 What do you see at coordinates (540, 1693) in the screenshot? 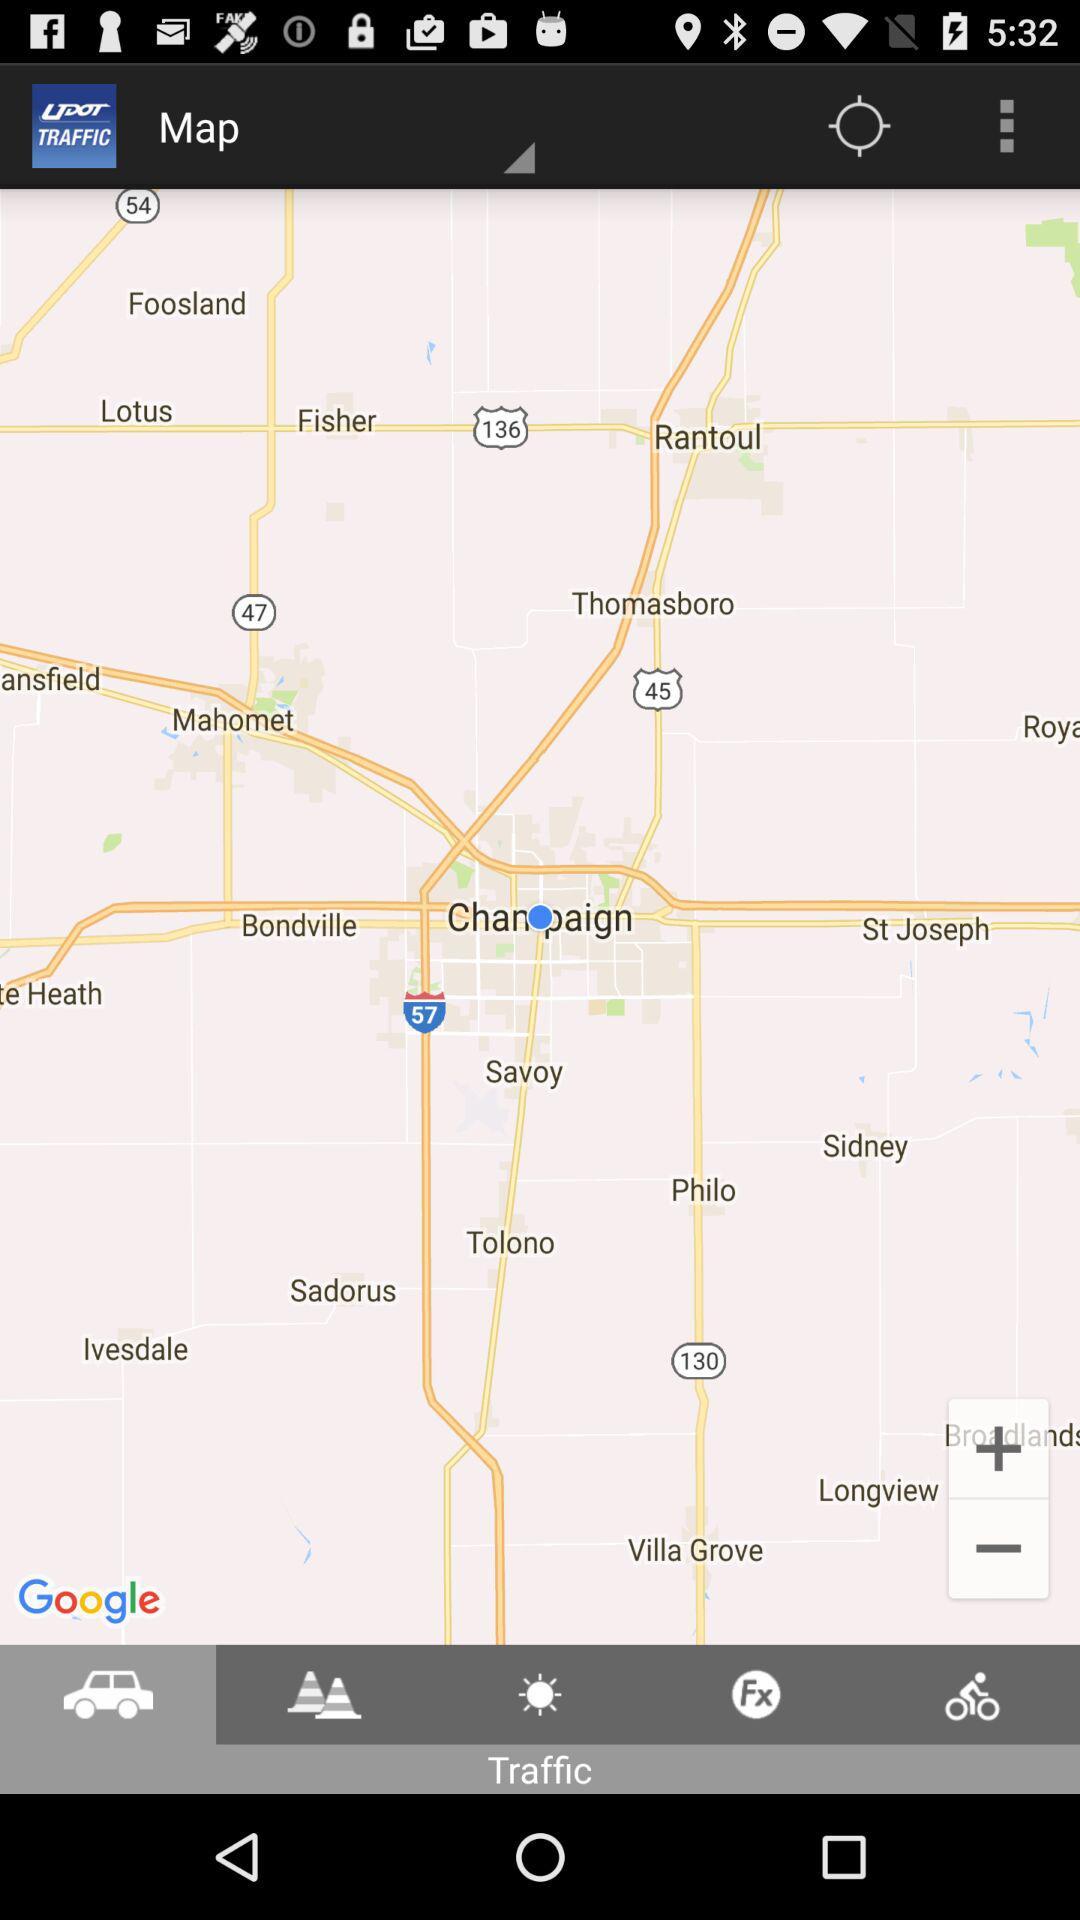
I see `show road weather conditions` at bounding box center [540, 1693].